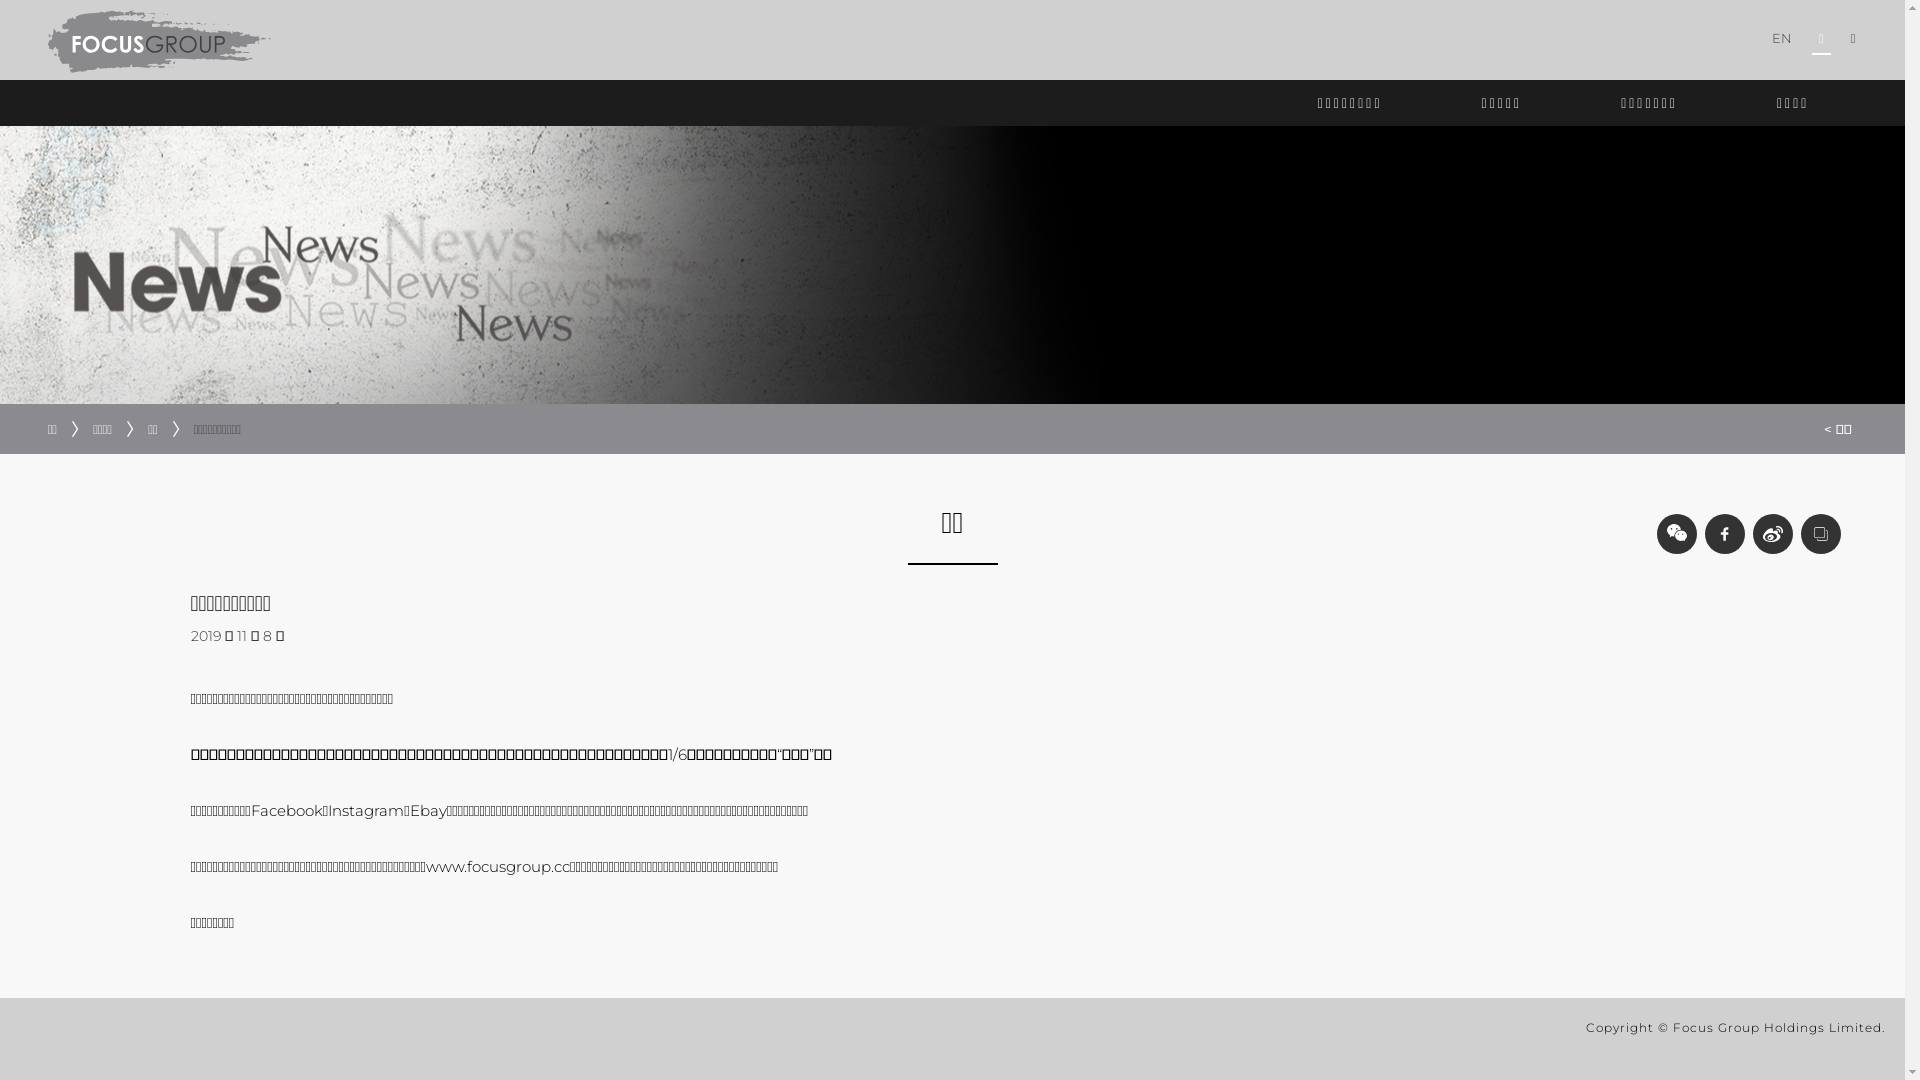  I want to click on 'EN', so click(1781, 38).